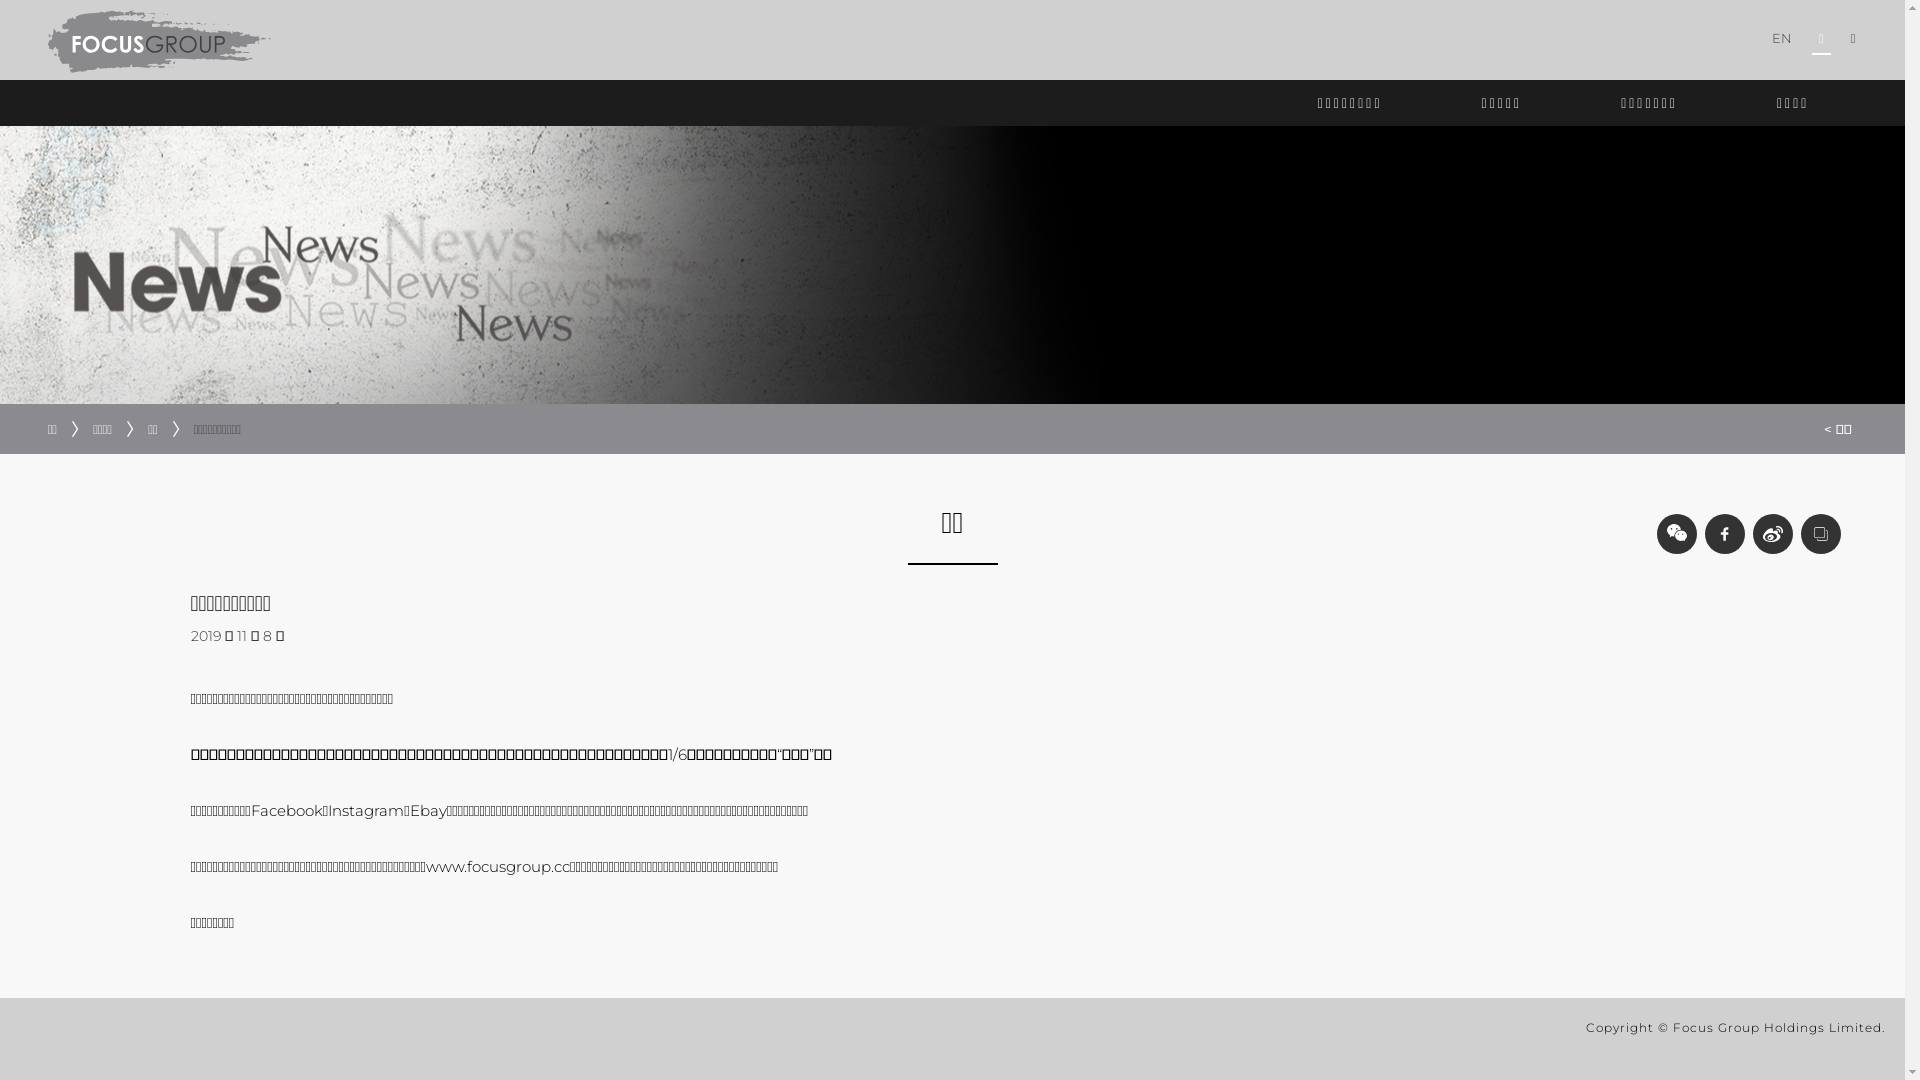  I want to click on 'EN', so click(1781, 38).